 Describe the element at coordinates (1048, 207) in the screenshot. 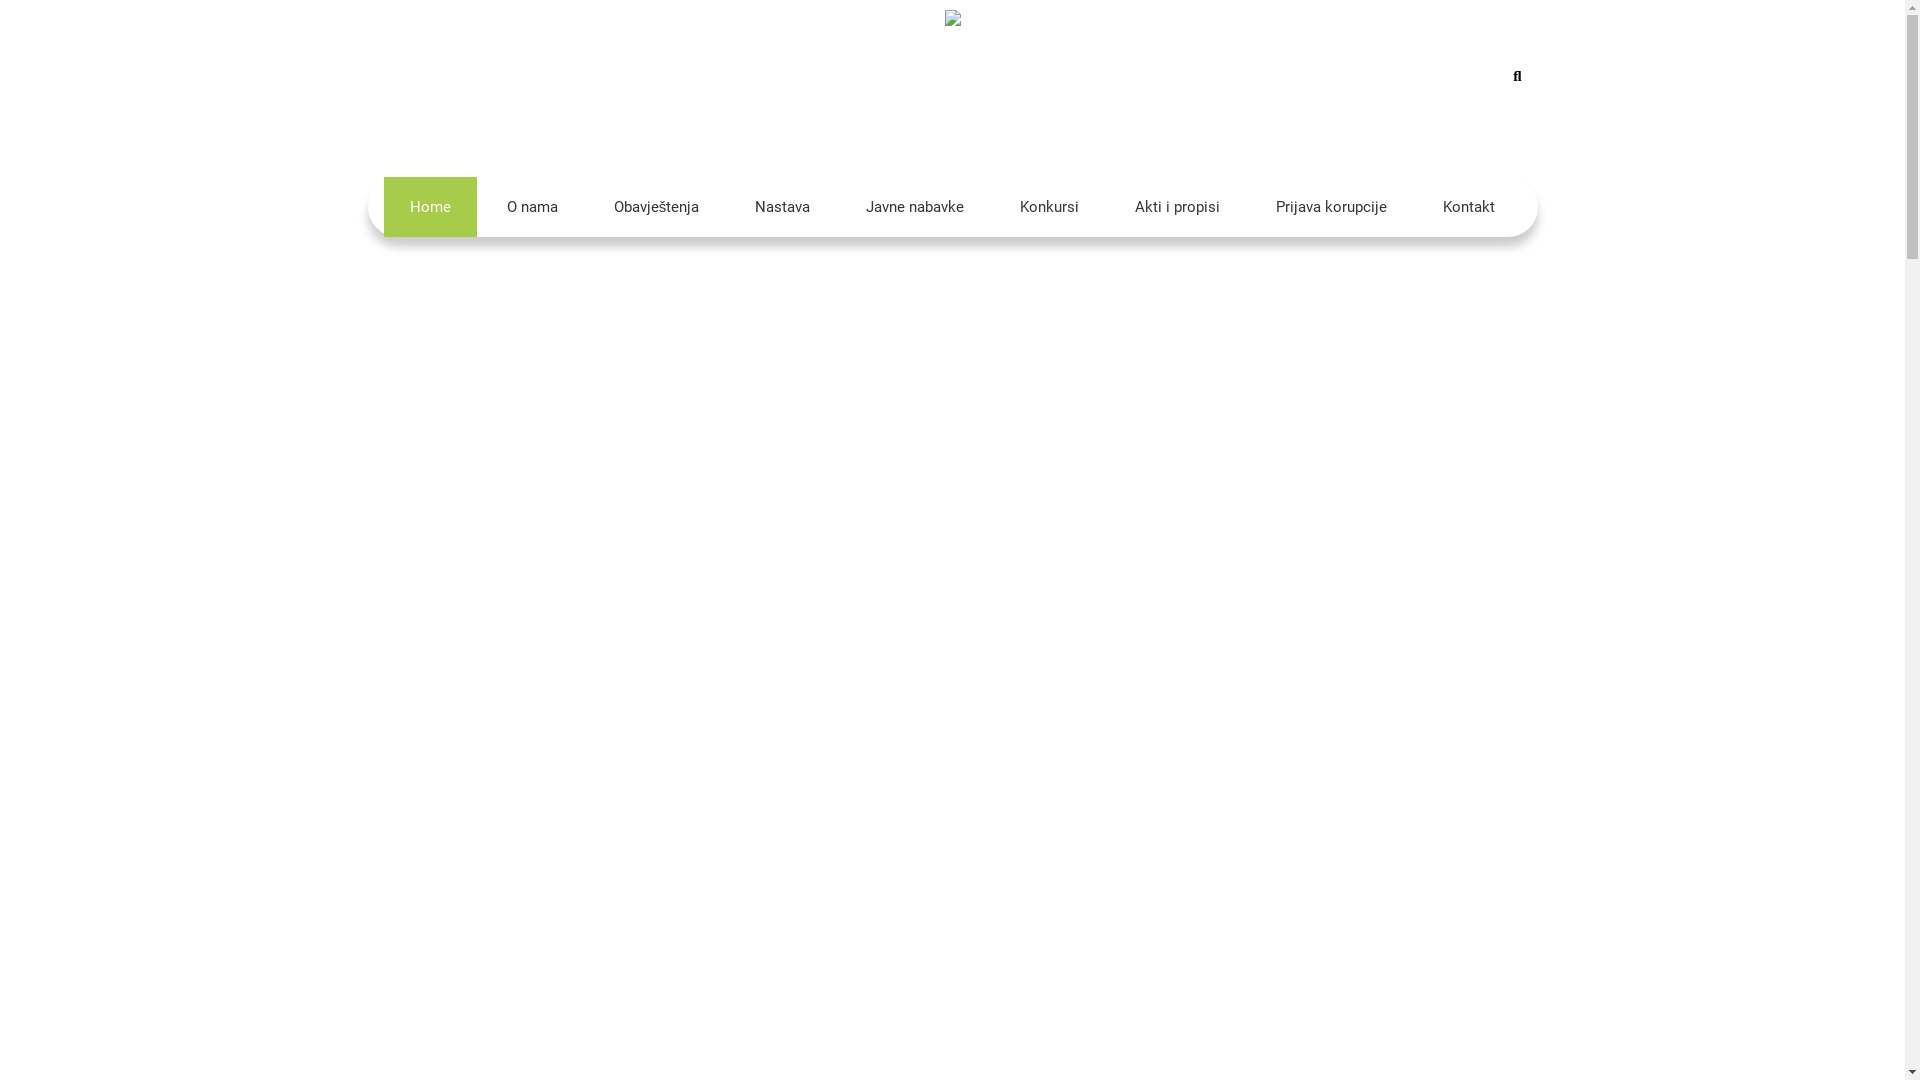

I see `'Konkursi'` at that location.